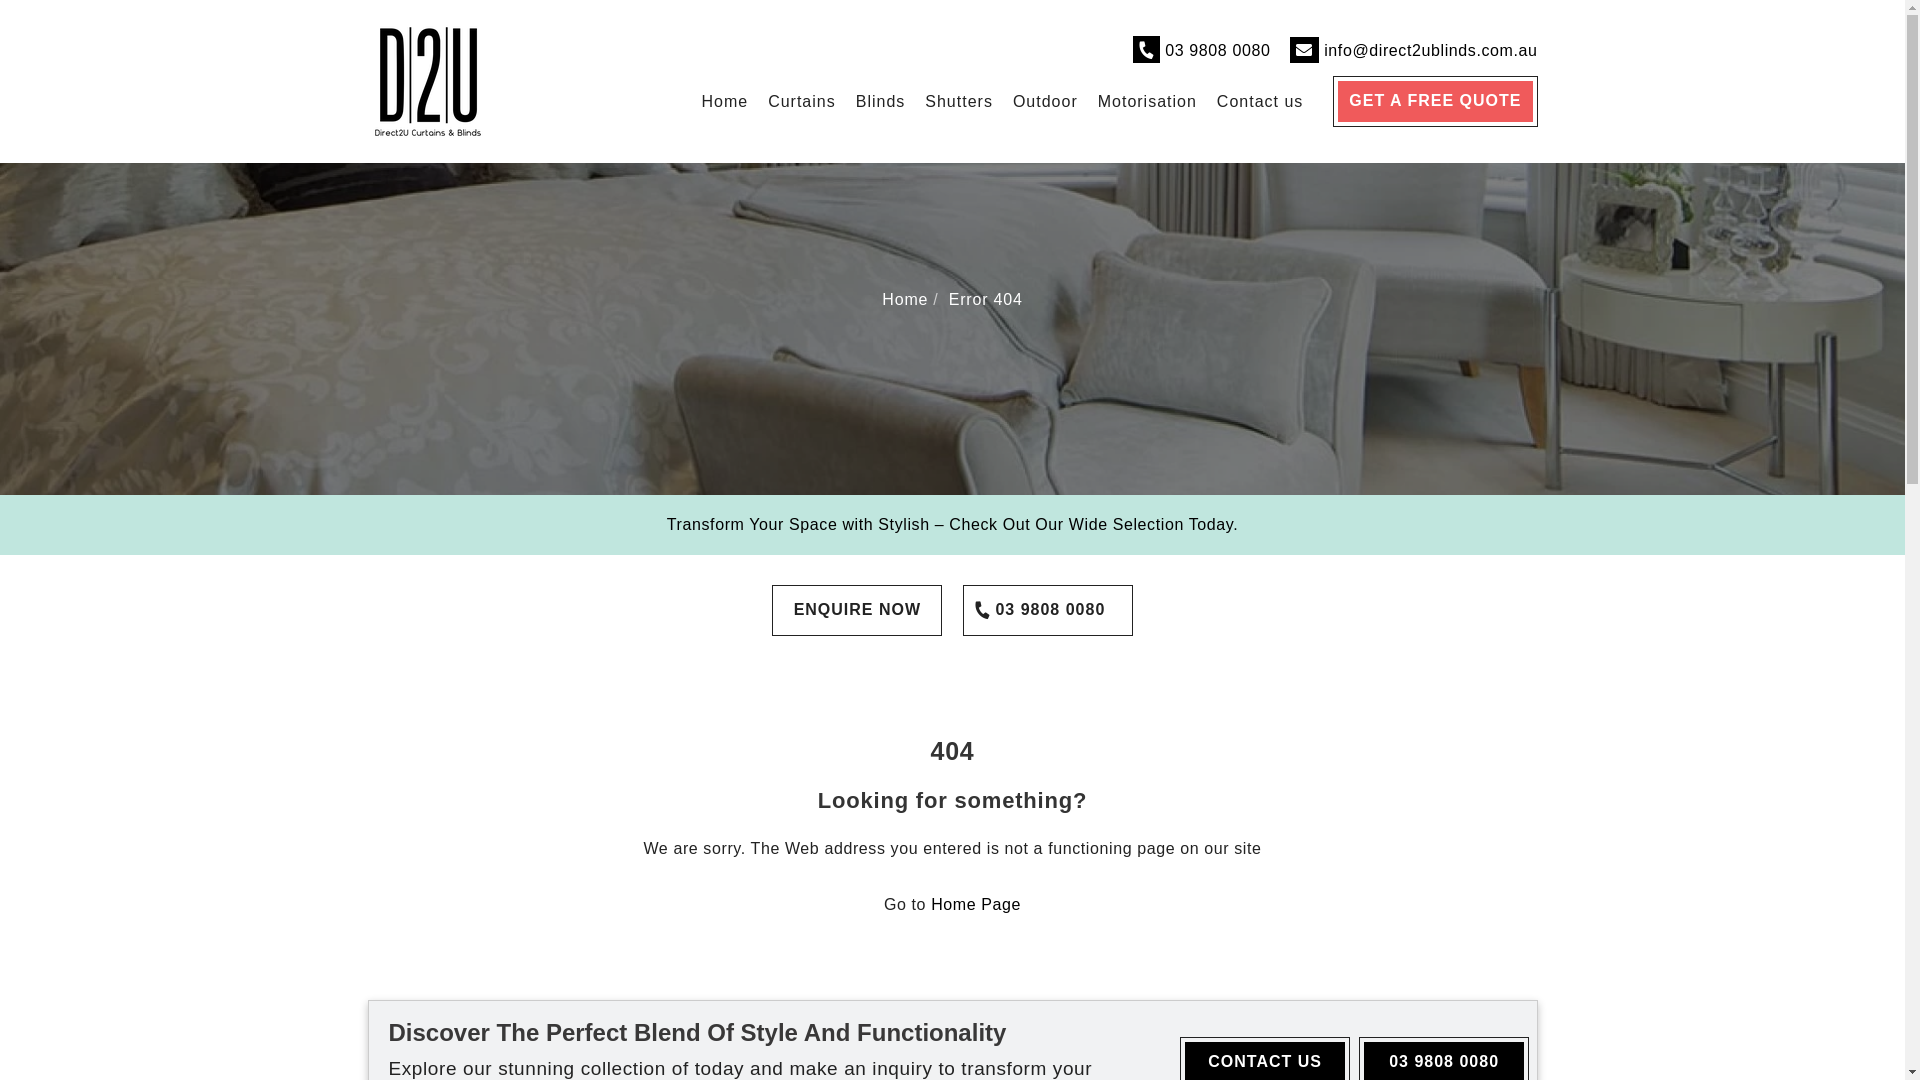 This screenshot has width=1920, height=1080. Describe the element at coordinates (880, 101) in the screenshot. I see `'Blinds'` at that location.